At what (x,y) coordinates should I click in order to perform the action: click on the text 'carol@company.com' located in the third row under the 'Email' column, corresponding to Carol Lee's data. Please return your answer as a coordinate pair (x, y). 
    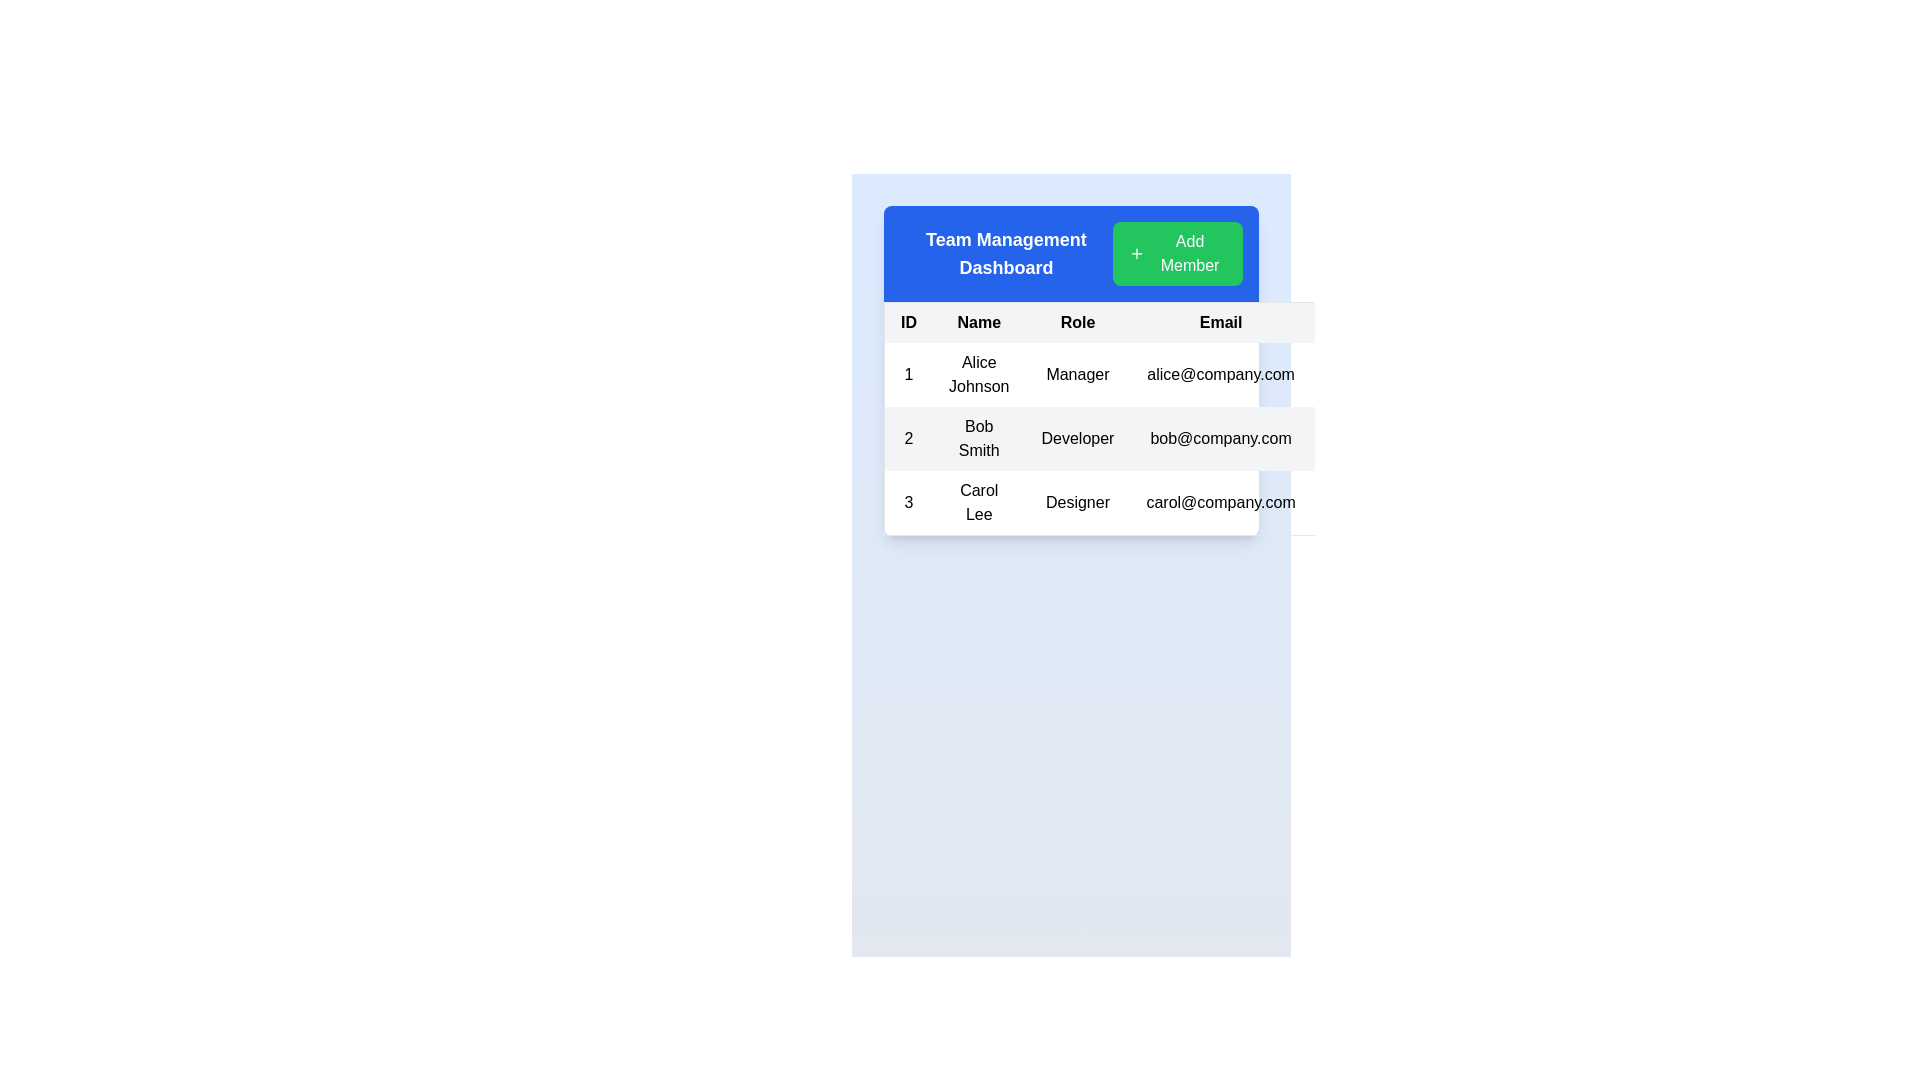
    Looking at the image, I should click on (1220, 502).